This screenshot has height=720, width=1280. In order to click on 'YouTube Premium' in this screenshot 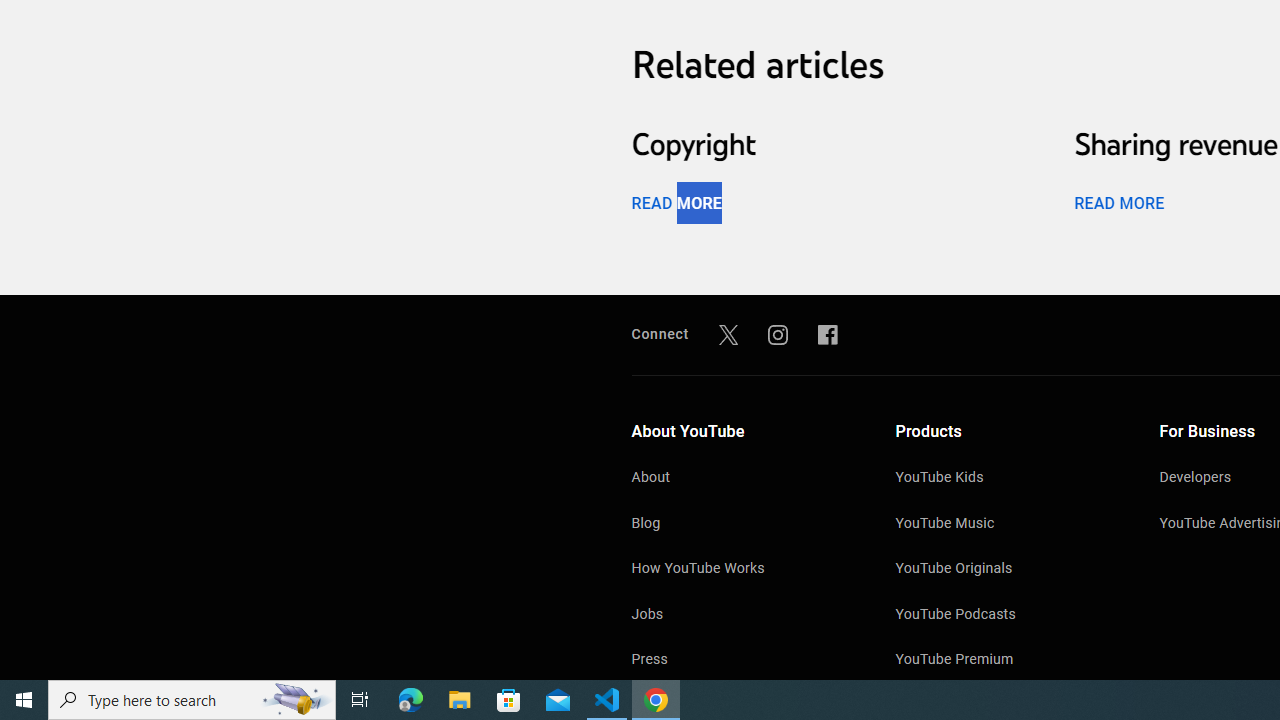, I will do `click(1007, 661)`.